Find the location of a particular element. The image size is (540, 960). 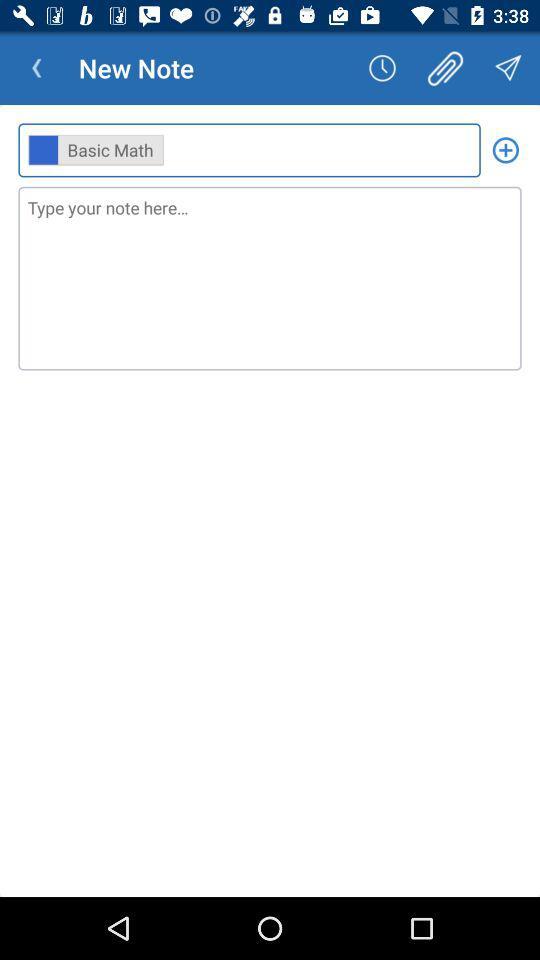

text here is located at coordinates (270, 277).